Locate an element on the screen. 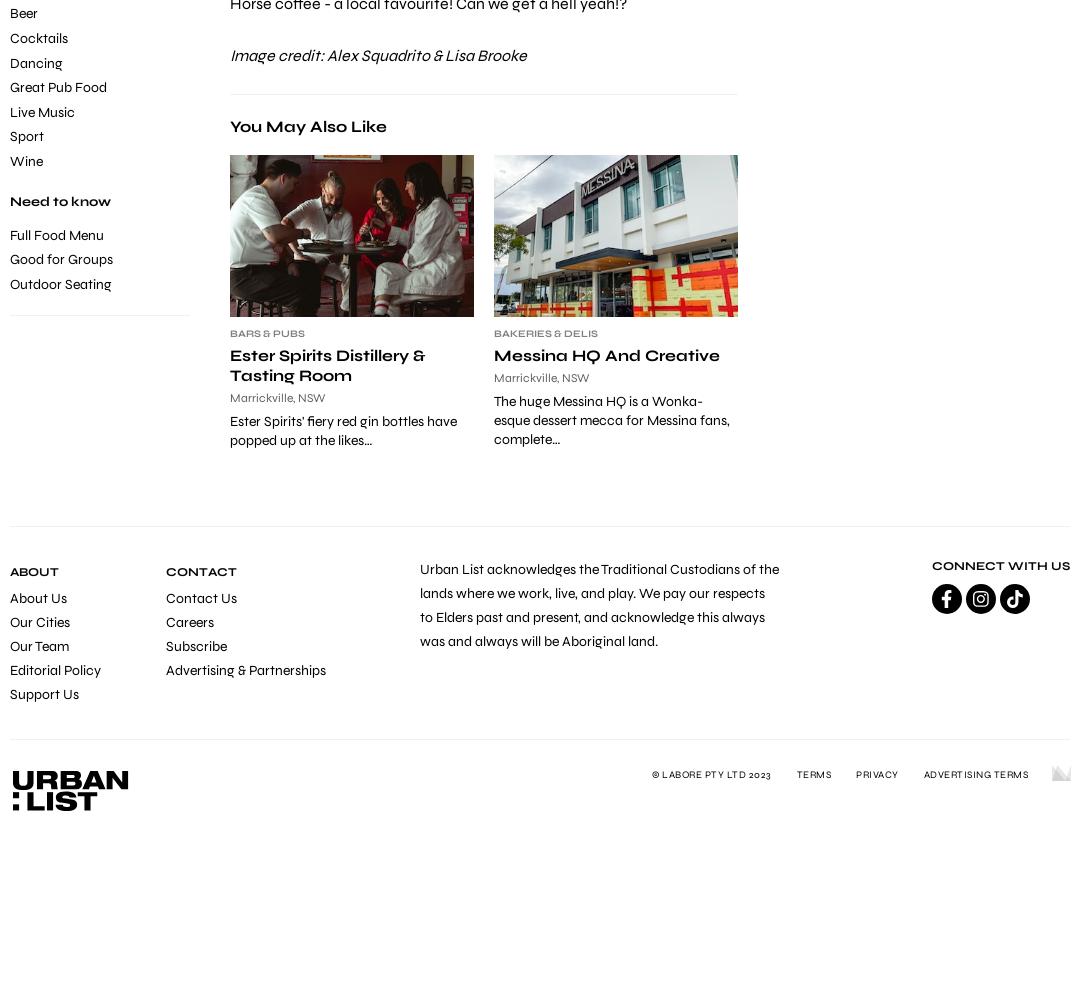  'Outdoor Seating' is located at coordinates (60, 283).